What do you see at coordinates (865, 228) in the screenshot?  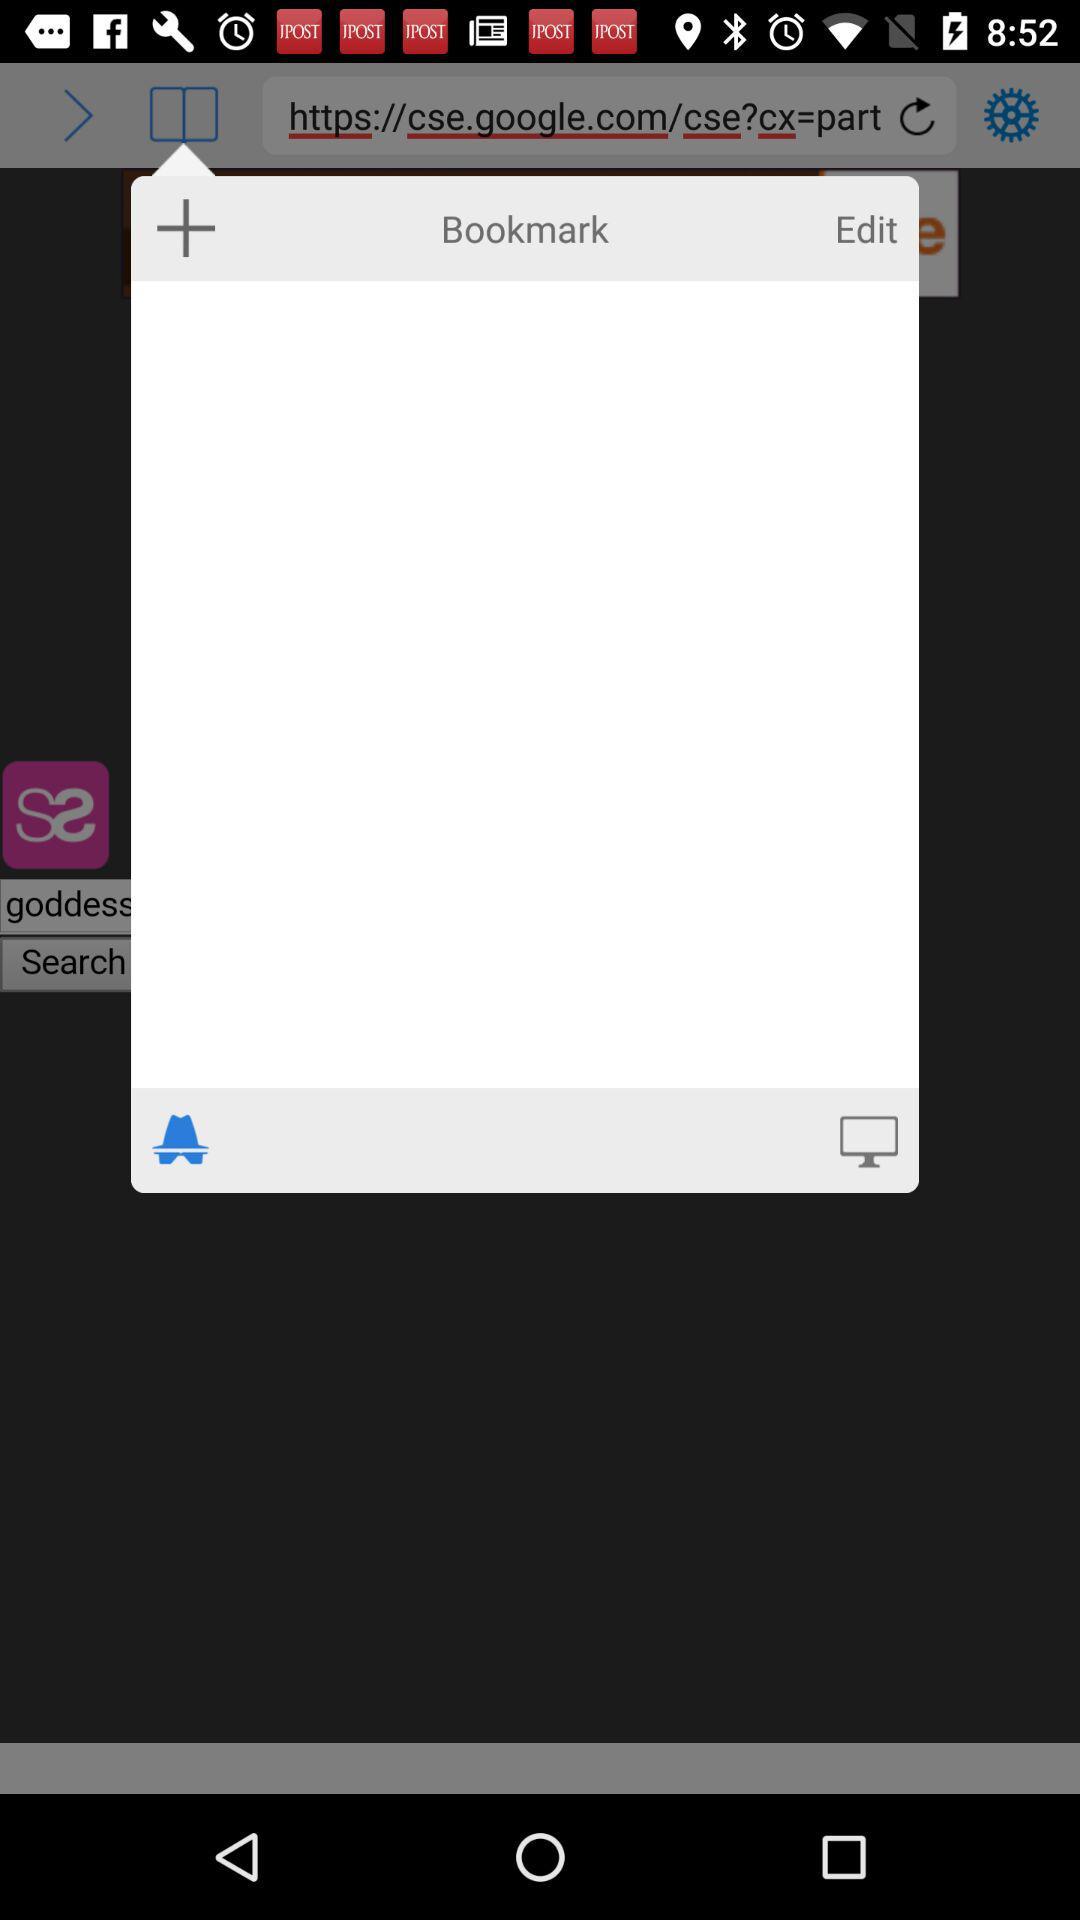 I see `the icon at the top right corner` at bounding box center [865, 228].